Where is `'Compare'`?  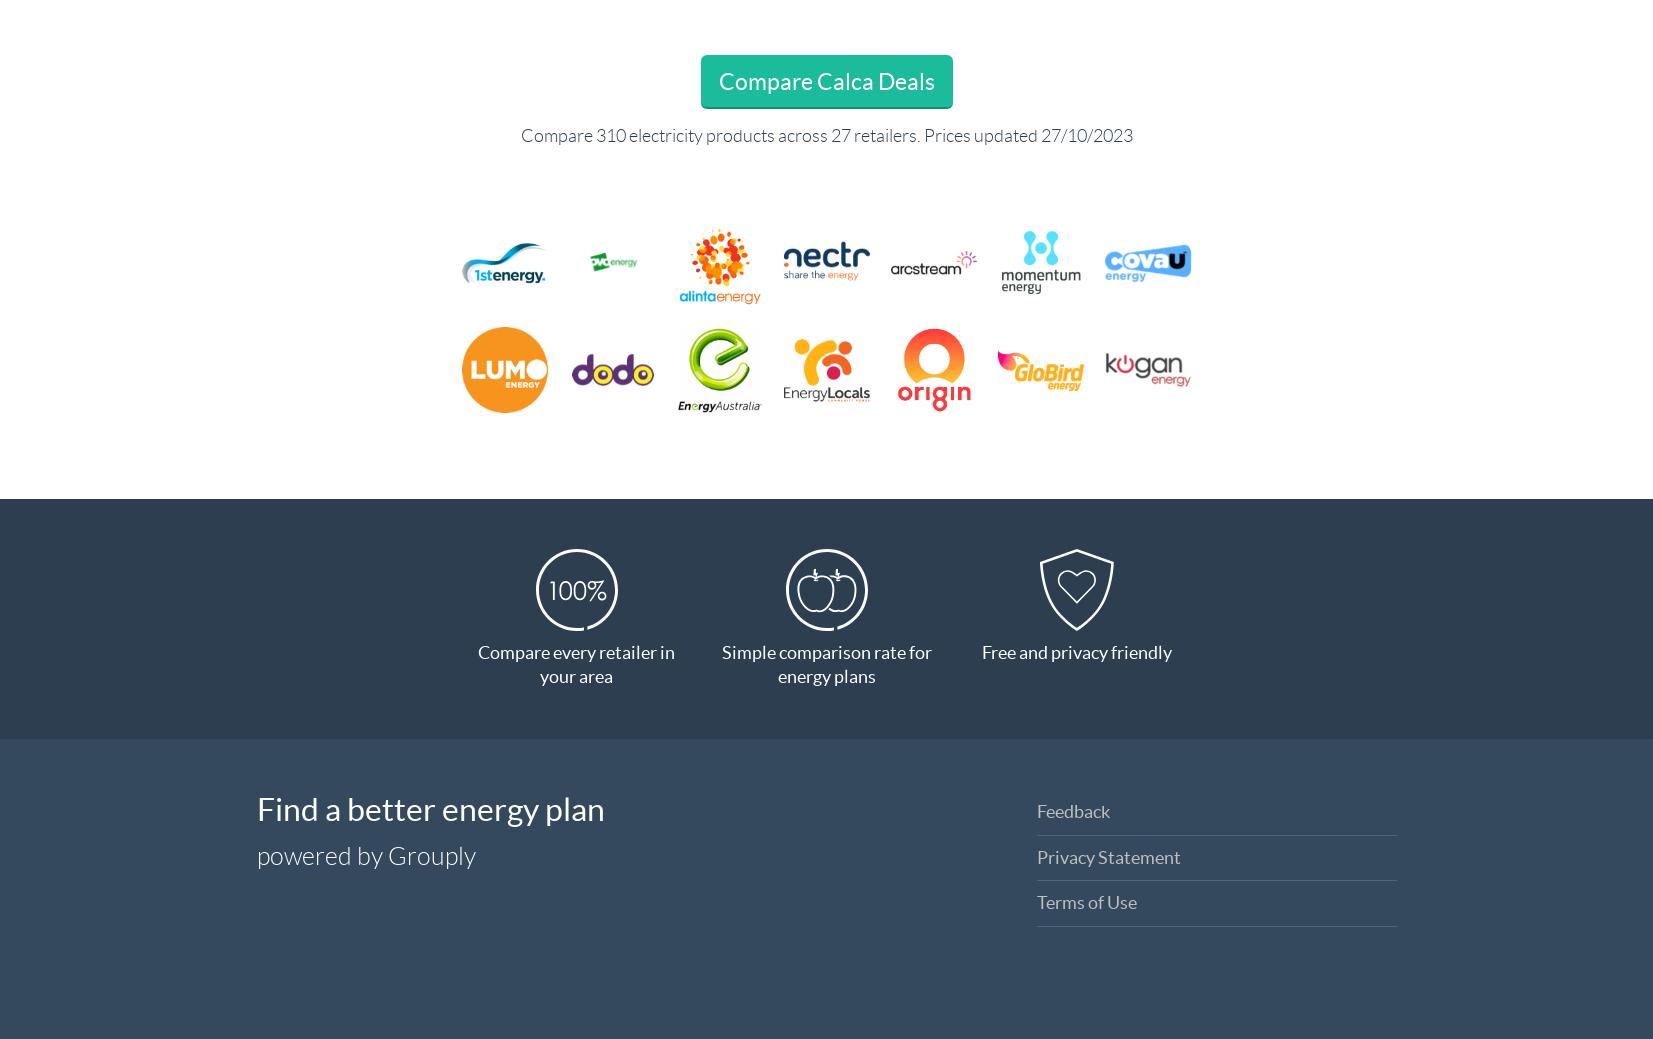 'Compare' is located at coordinates (556, 135).